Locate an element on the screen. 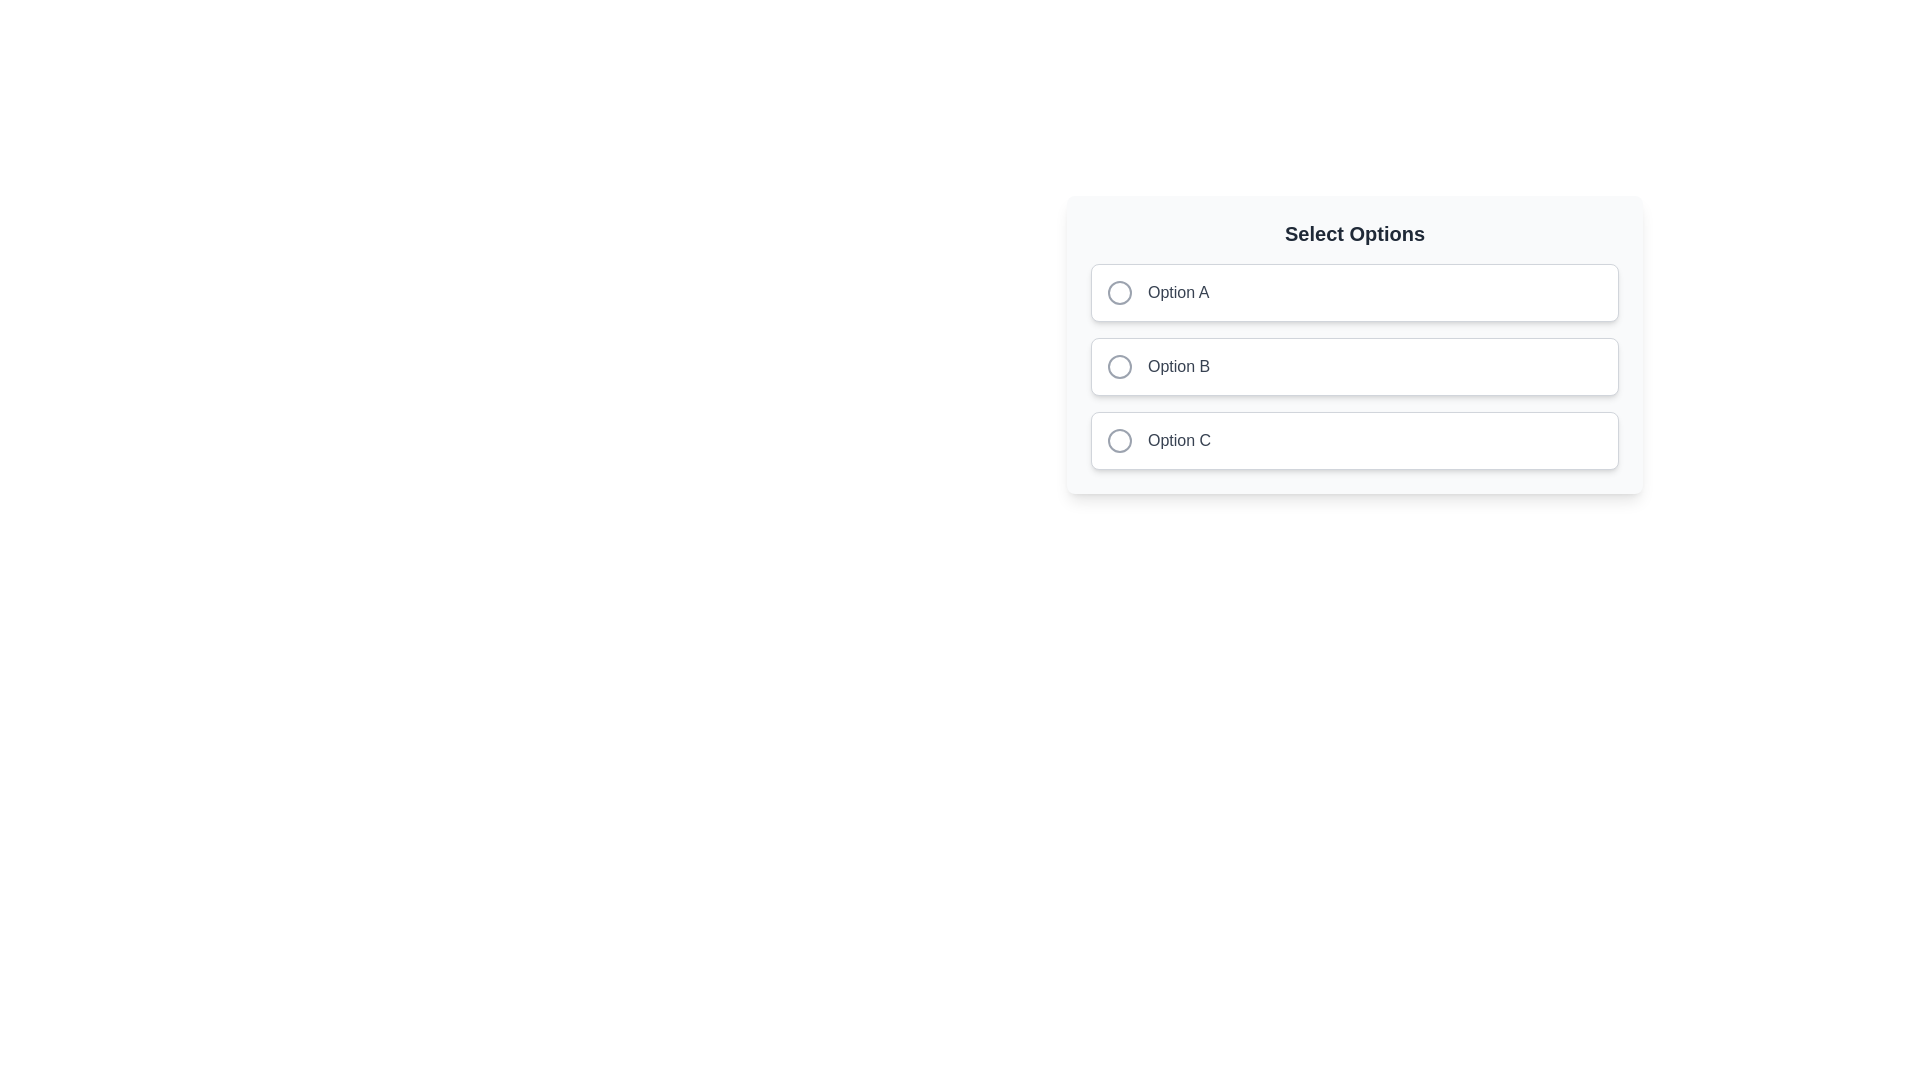 This screenshot has height=1080, width=1920. the circular radio button styled element next to the text 'Option A' to select or deselect it is located at coordinates (1118, 293).